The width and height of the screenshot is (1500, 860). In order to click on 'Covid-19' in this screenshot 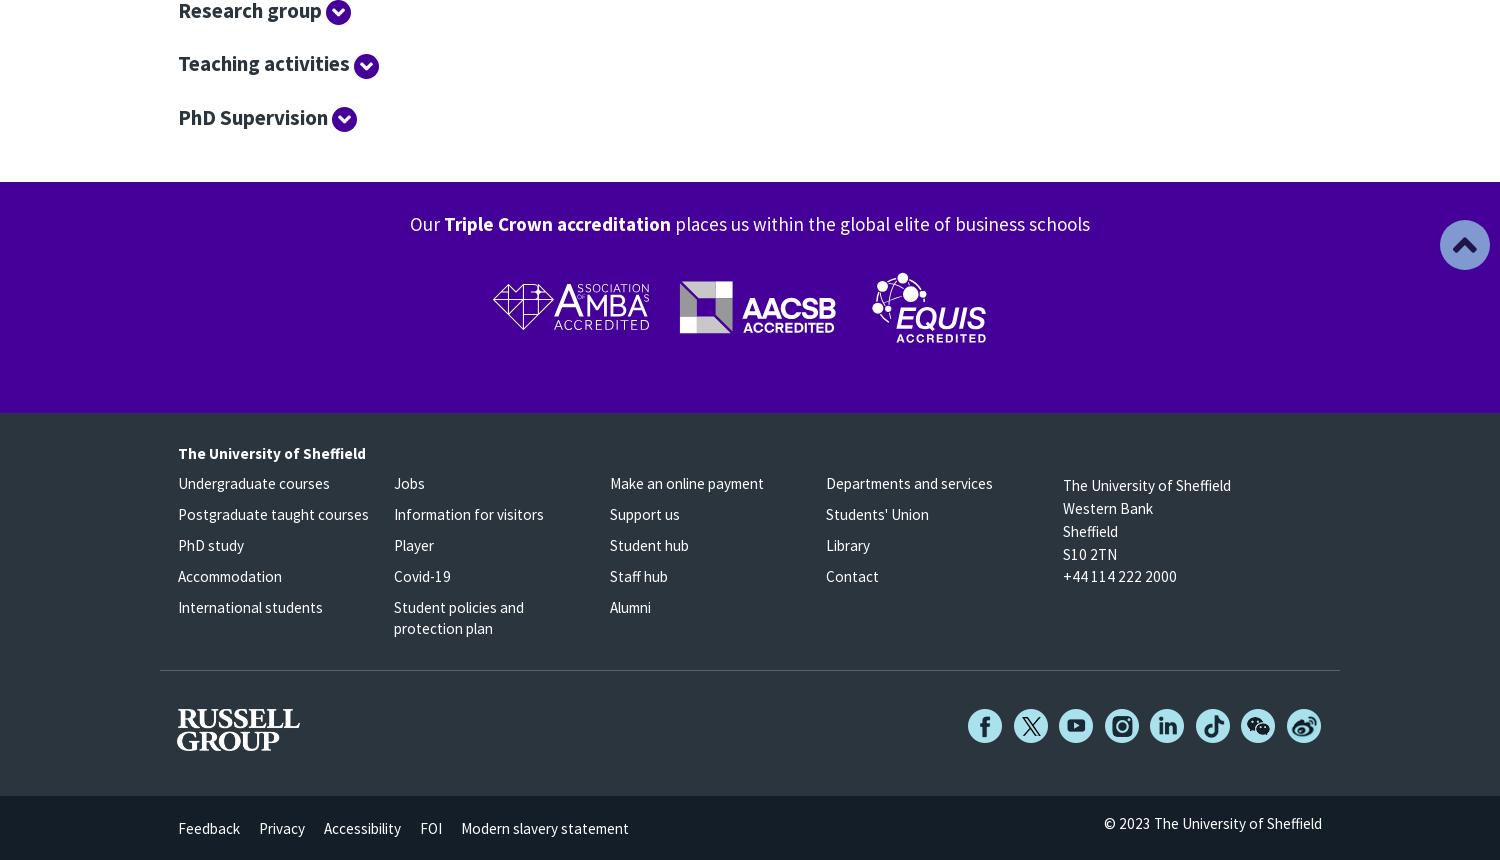, I will do `click(393, 575)`.